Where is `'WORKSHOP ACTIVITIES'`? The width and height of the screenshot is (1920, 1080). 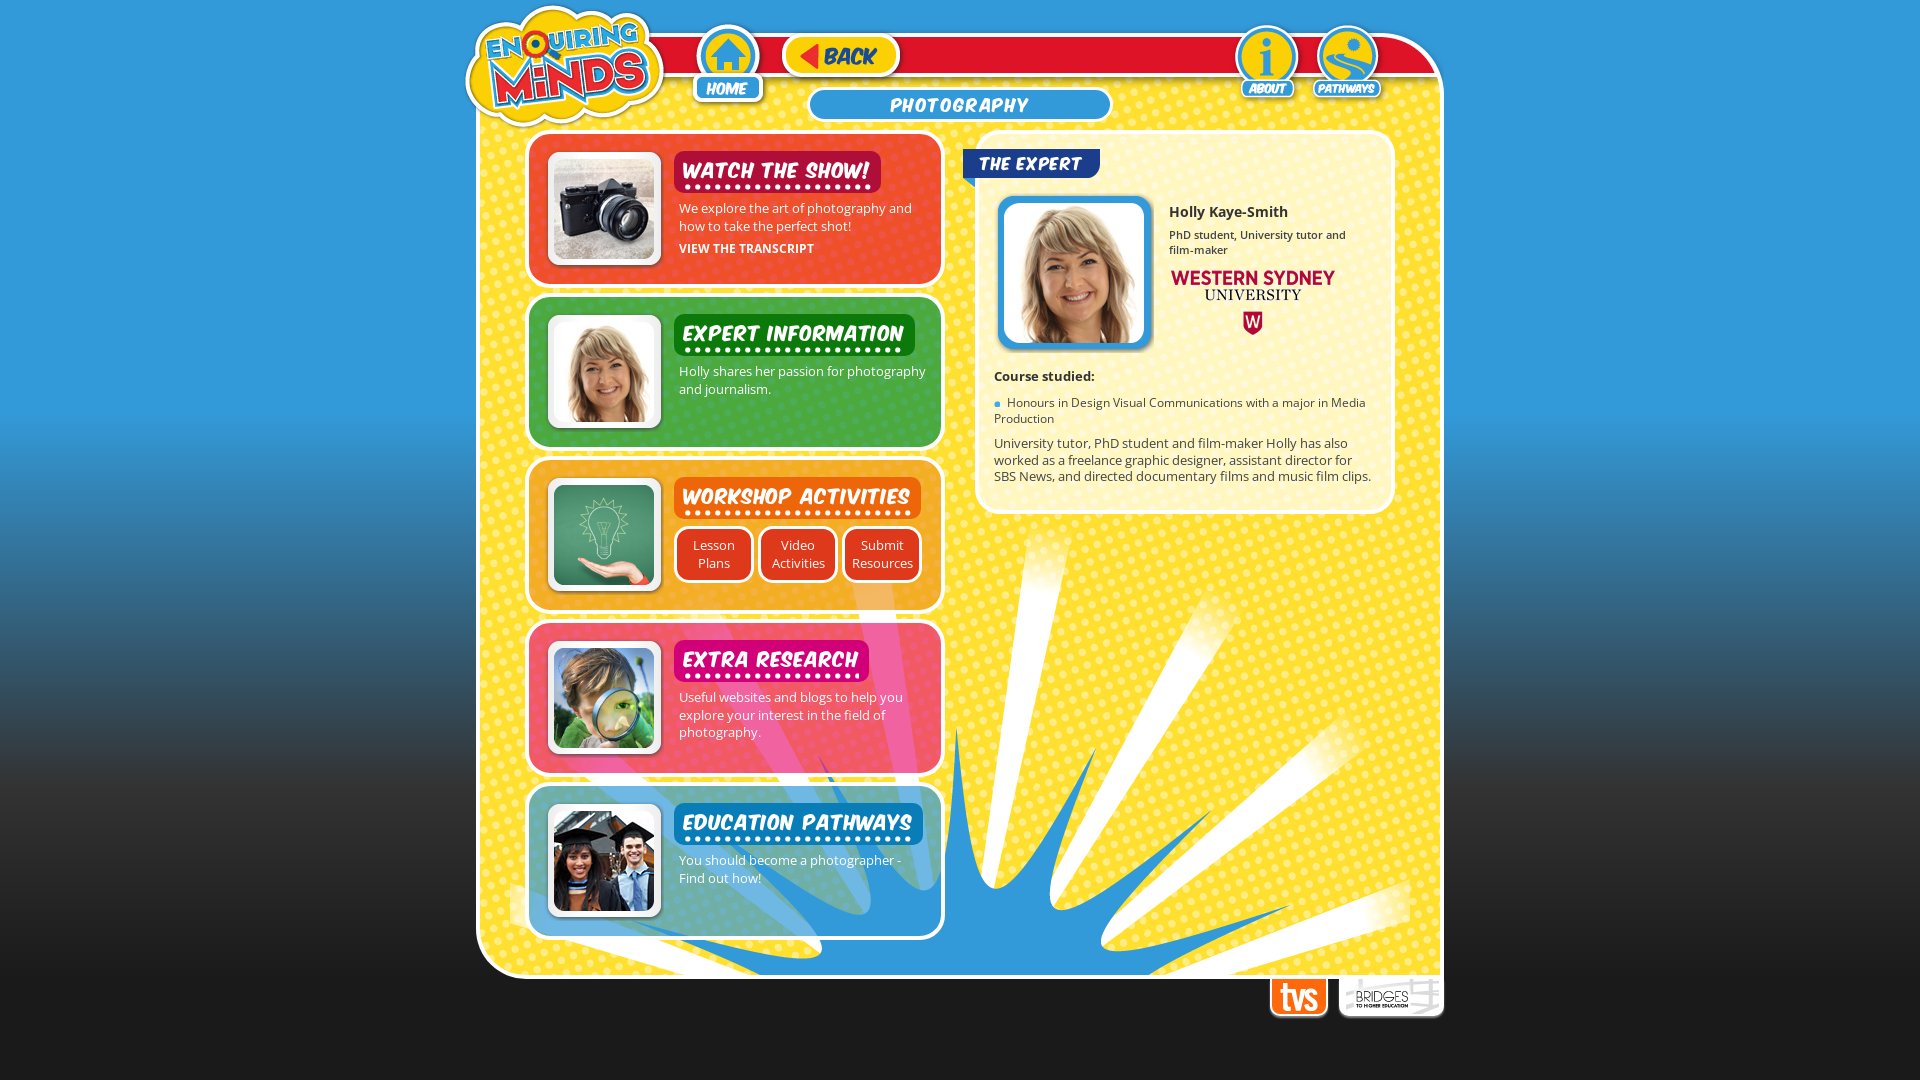
'WORKSHOP ACTIVITIES' is located at coordinates (796, 496).